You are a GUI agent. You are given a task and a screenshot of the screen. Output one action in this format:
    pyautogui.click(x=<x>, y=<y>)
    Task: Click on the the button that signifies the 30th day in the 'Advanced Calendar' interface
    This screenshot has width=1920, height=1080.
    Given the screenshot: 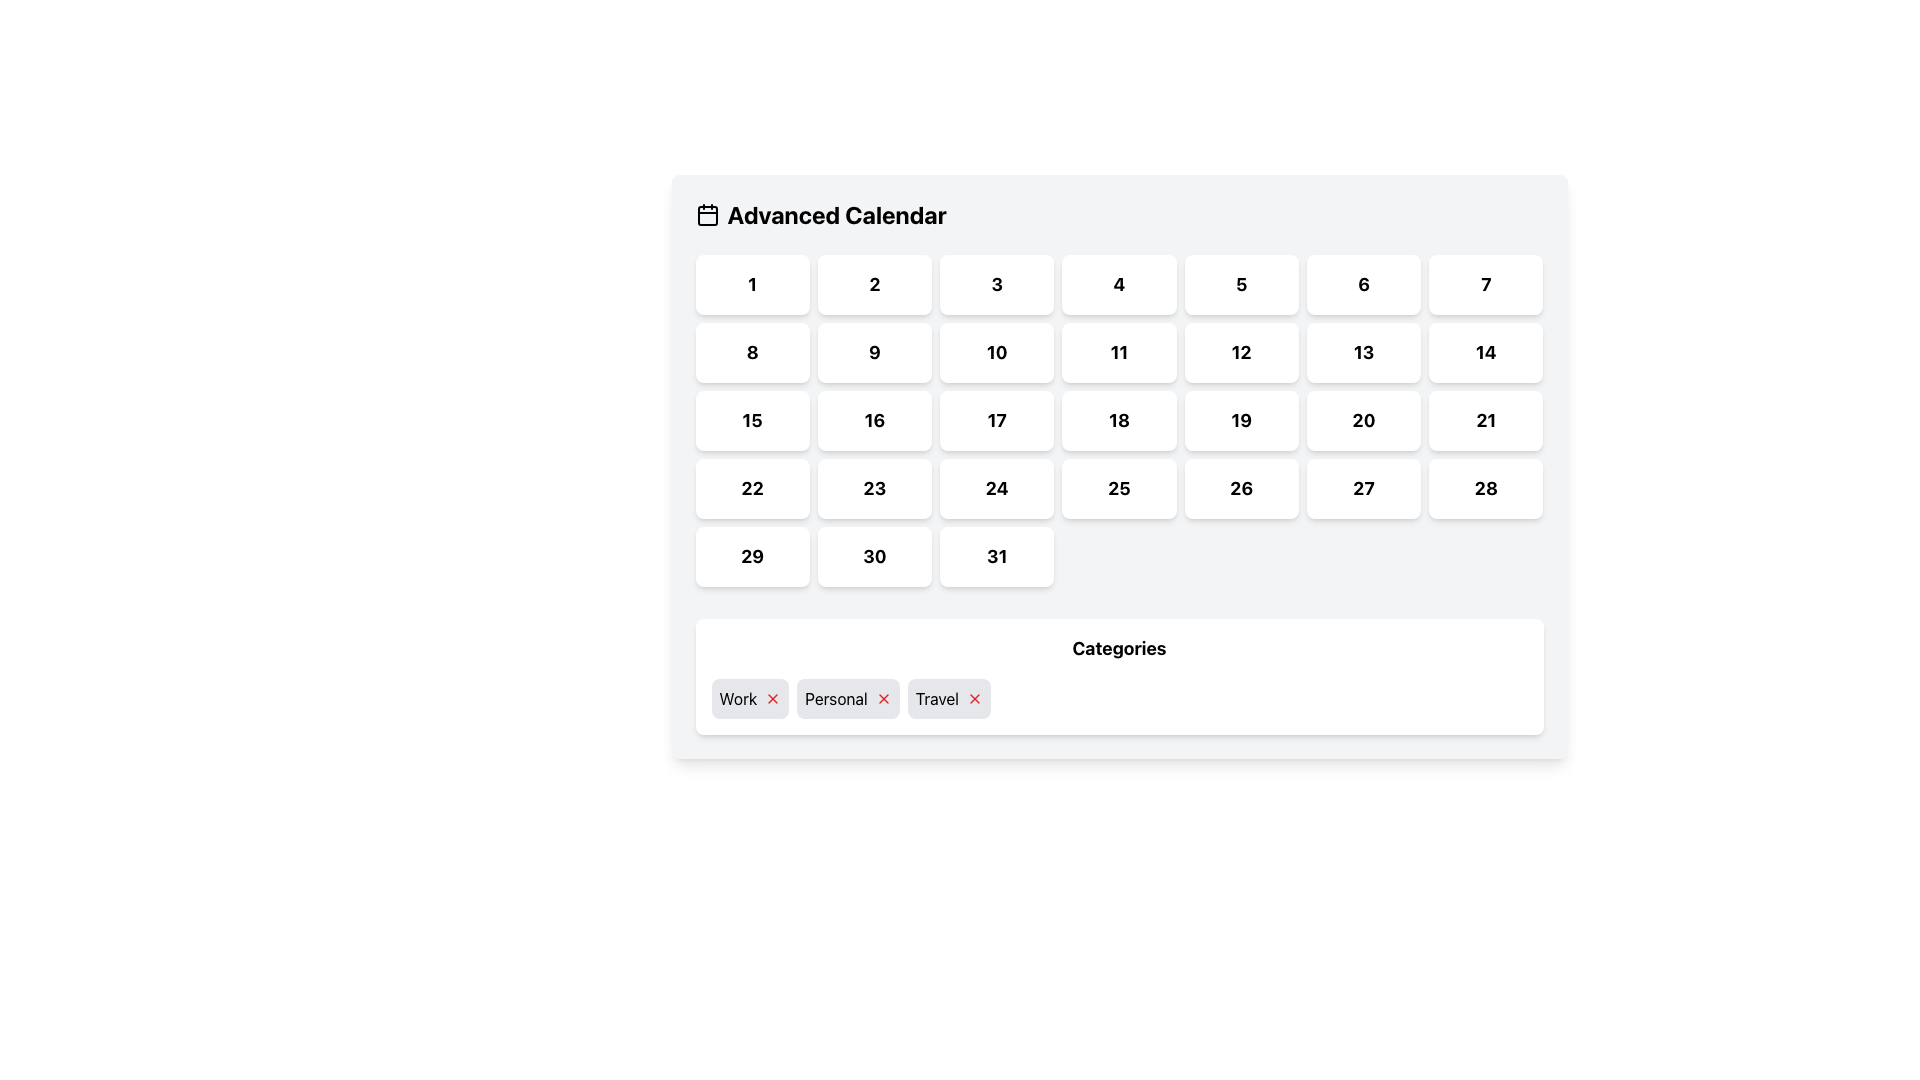 What is the action you would take?
    pyautogui.click(x=874, y=556)
    